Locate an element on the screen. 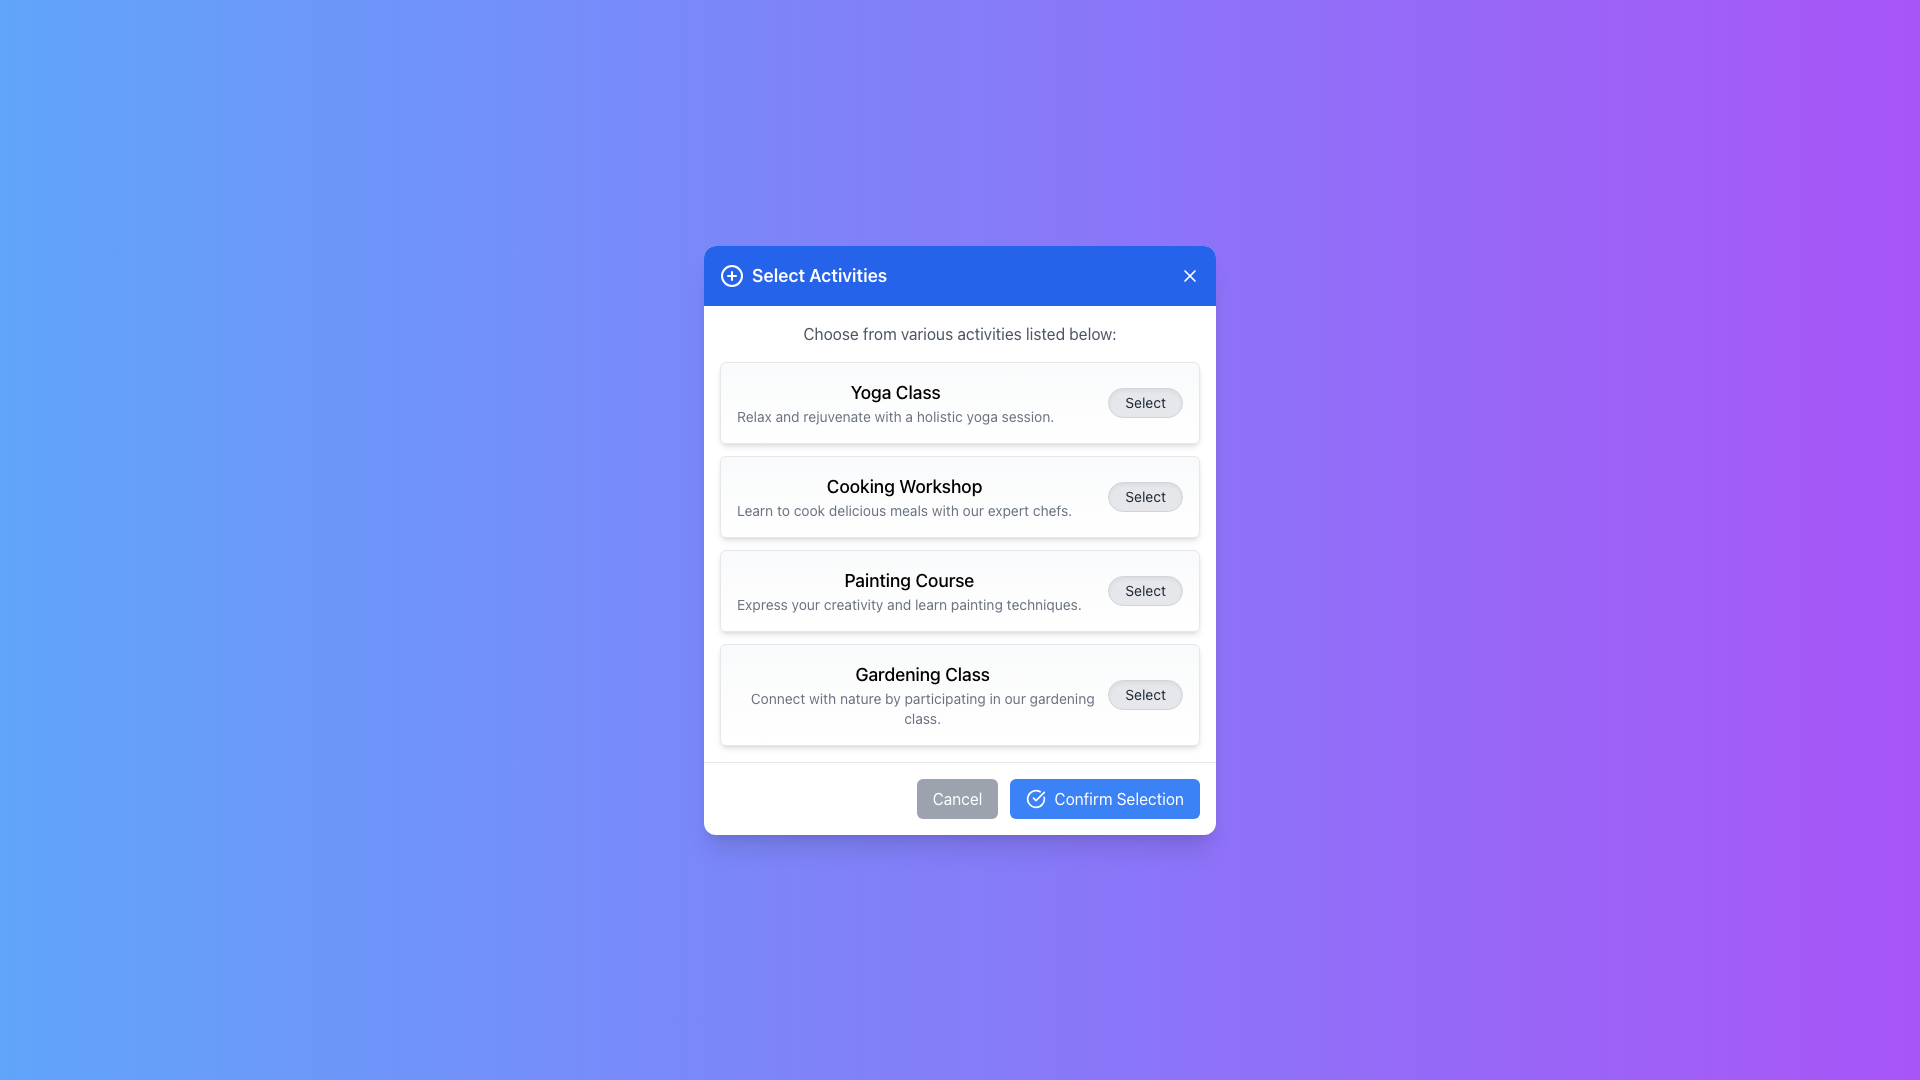 This screenshot has height=1080, width=1920. the text label that says 'Choose from various activities listed below:' located directly below the header 'Select Activities' in the modal dialog is located at coordinates (960, 331).